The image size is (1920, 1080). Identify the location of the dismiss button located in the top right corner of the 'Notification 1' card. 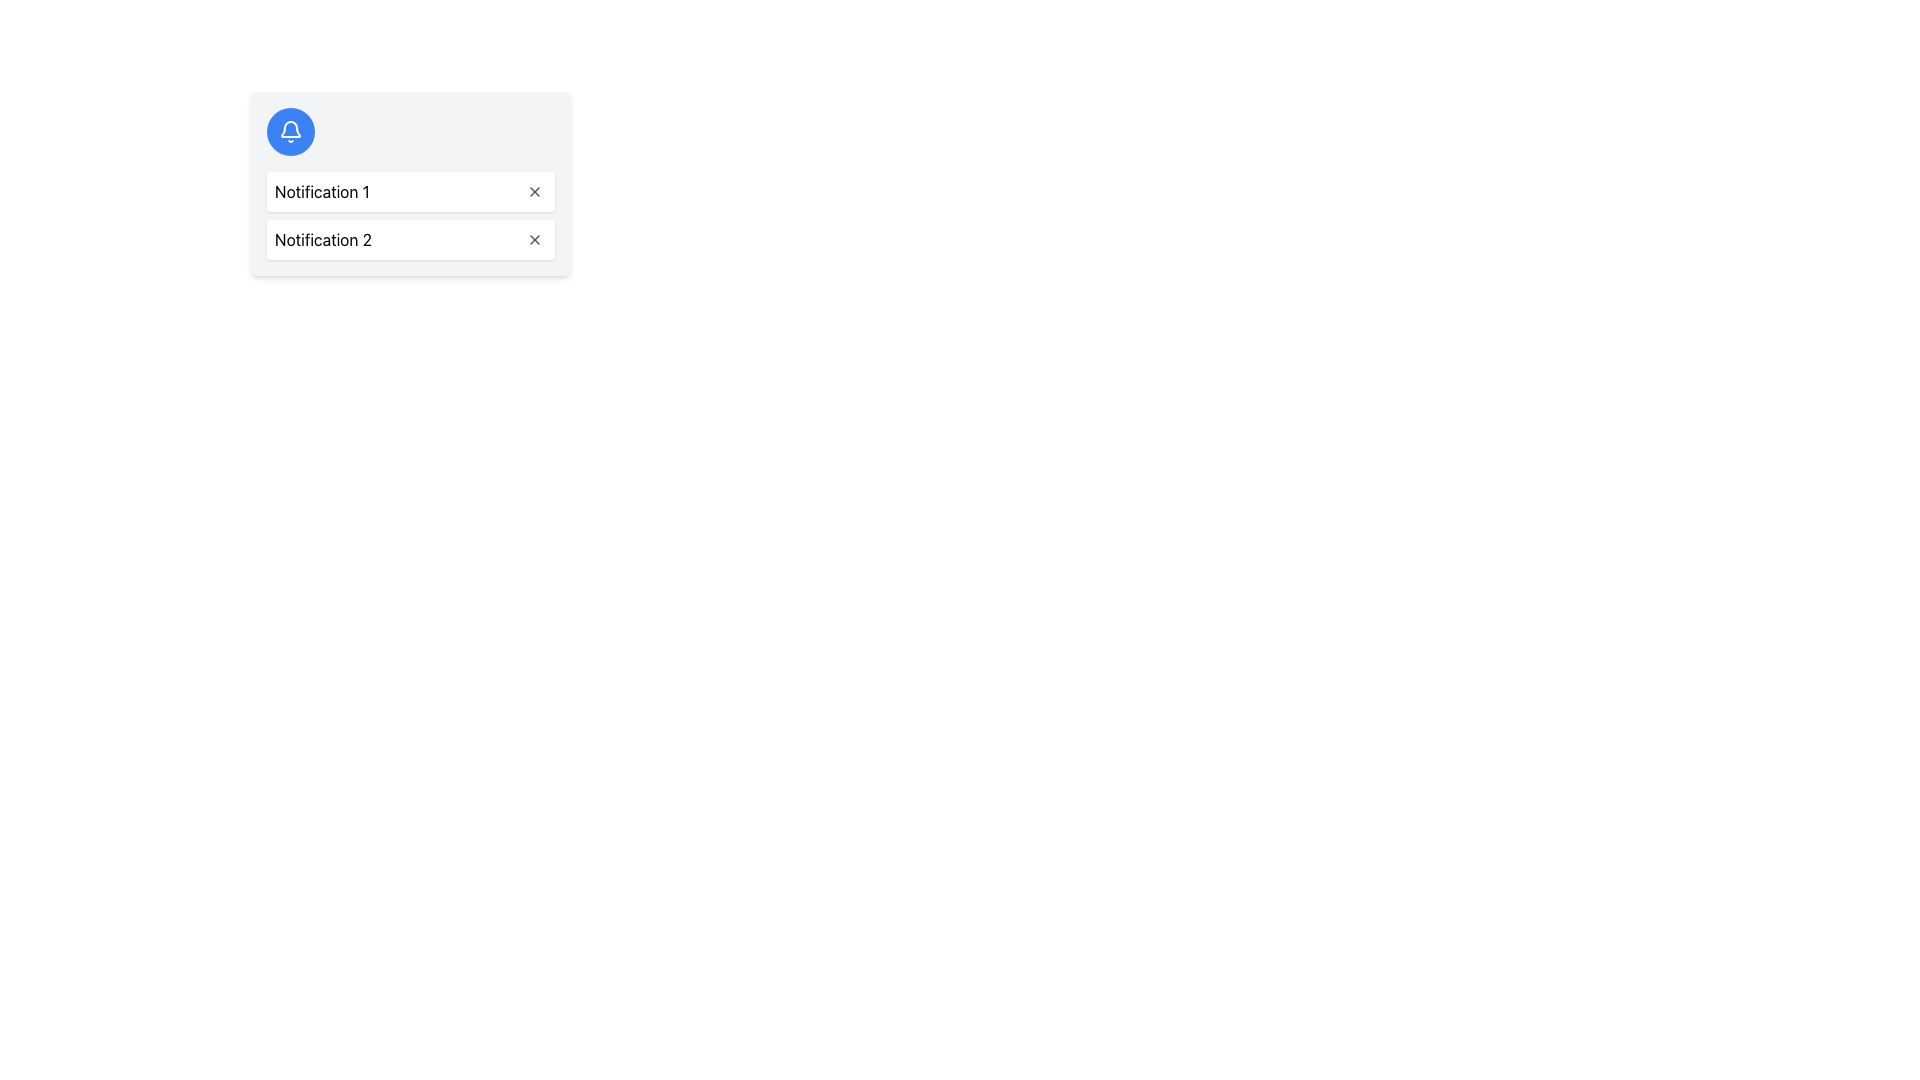
(534, 192).